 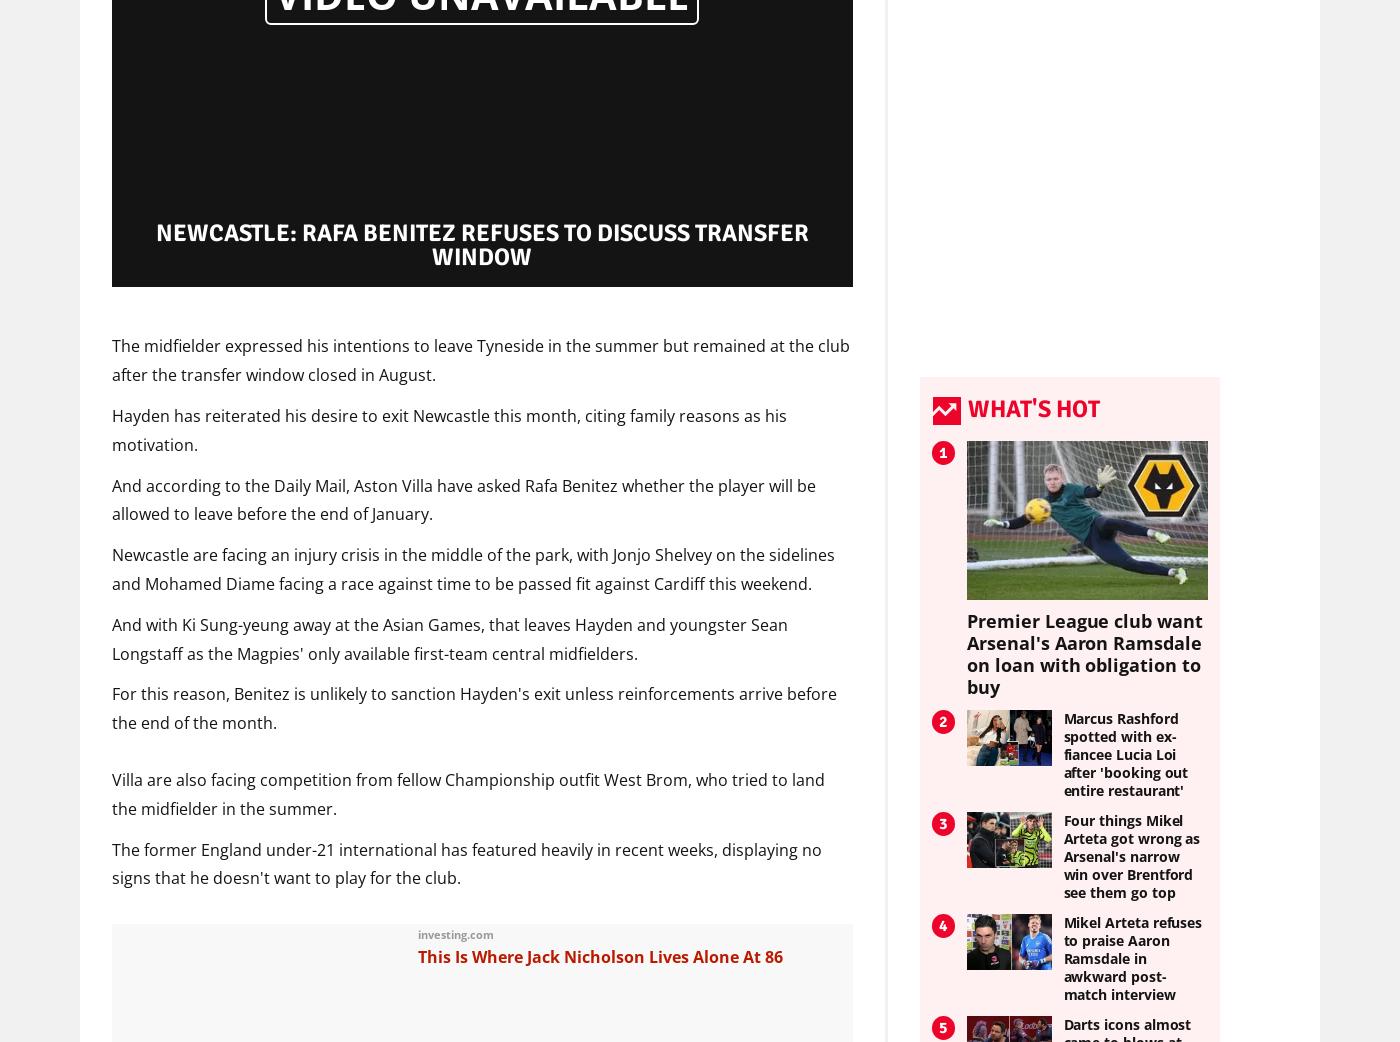 What do you see at coordinates (463, 499) in the screenshot?
I see `'And according to the Daily Mail, Aston Villa have asked Rafa Benitez whether the player will be allowed to leave before the end of January.'` at bounding box center [463, 499].